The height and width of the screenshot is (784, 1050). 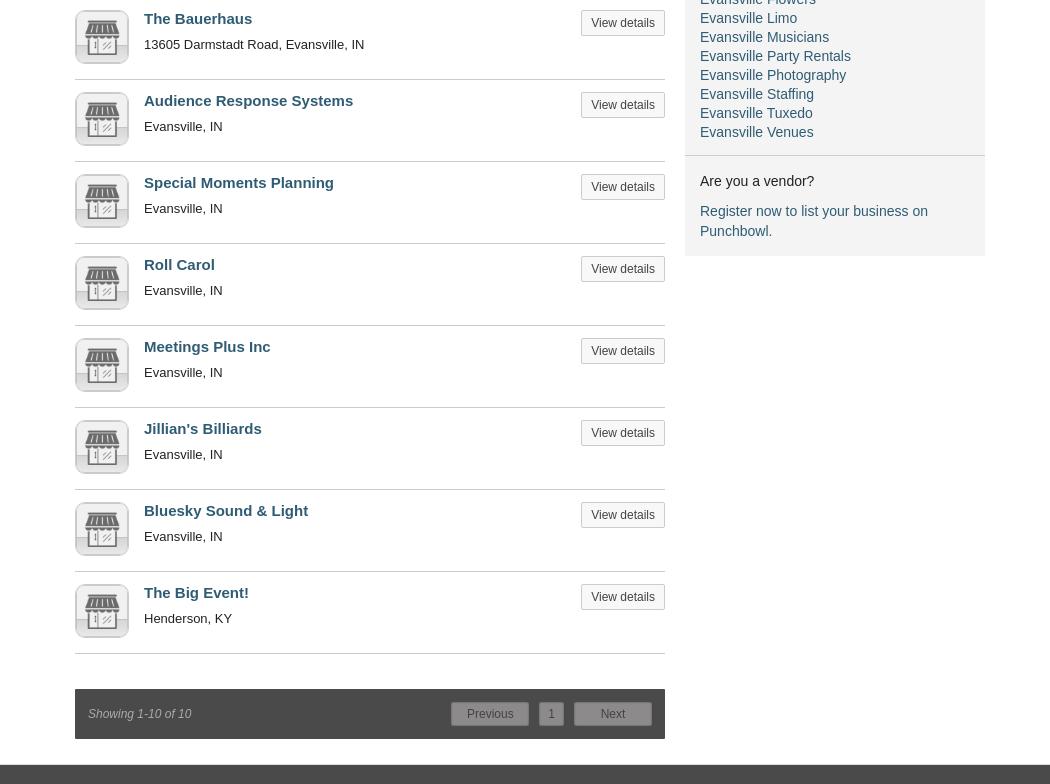 What do you see at coordinates (465, 713) in the screenshot?
I see `'Previous'` at bounding box center [465, 713].